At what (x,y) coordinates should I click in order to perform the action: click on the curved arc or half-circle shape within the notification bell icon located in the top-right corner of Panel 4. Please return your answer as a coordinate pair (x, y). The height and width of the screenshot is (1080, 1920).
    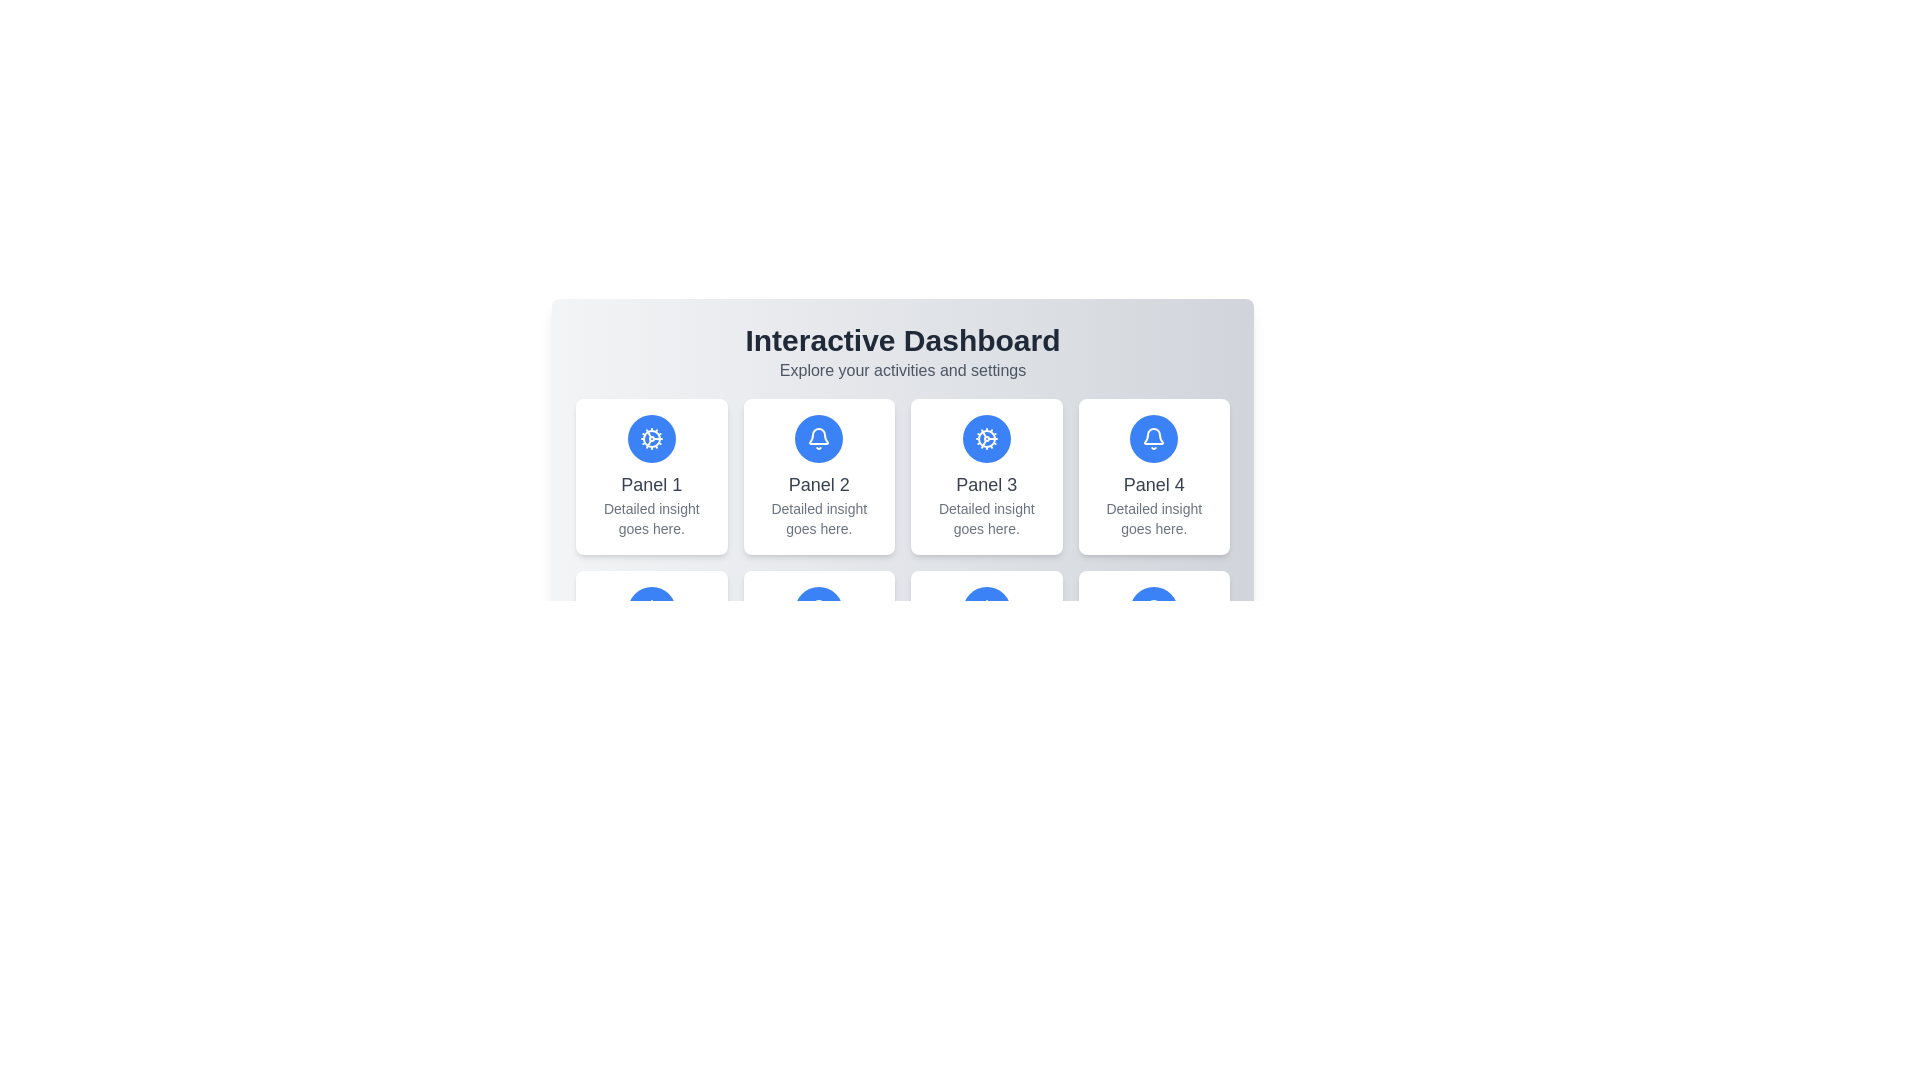
    Looking at the image, I should click on (1154, 607).